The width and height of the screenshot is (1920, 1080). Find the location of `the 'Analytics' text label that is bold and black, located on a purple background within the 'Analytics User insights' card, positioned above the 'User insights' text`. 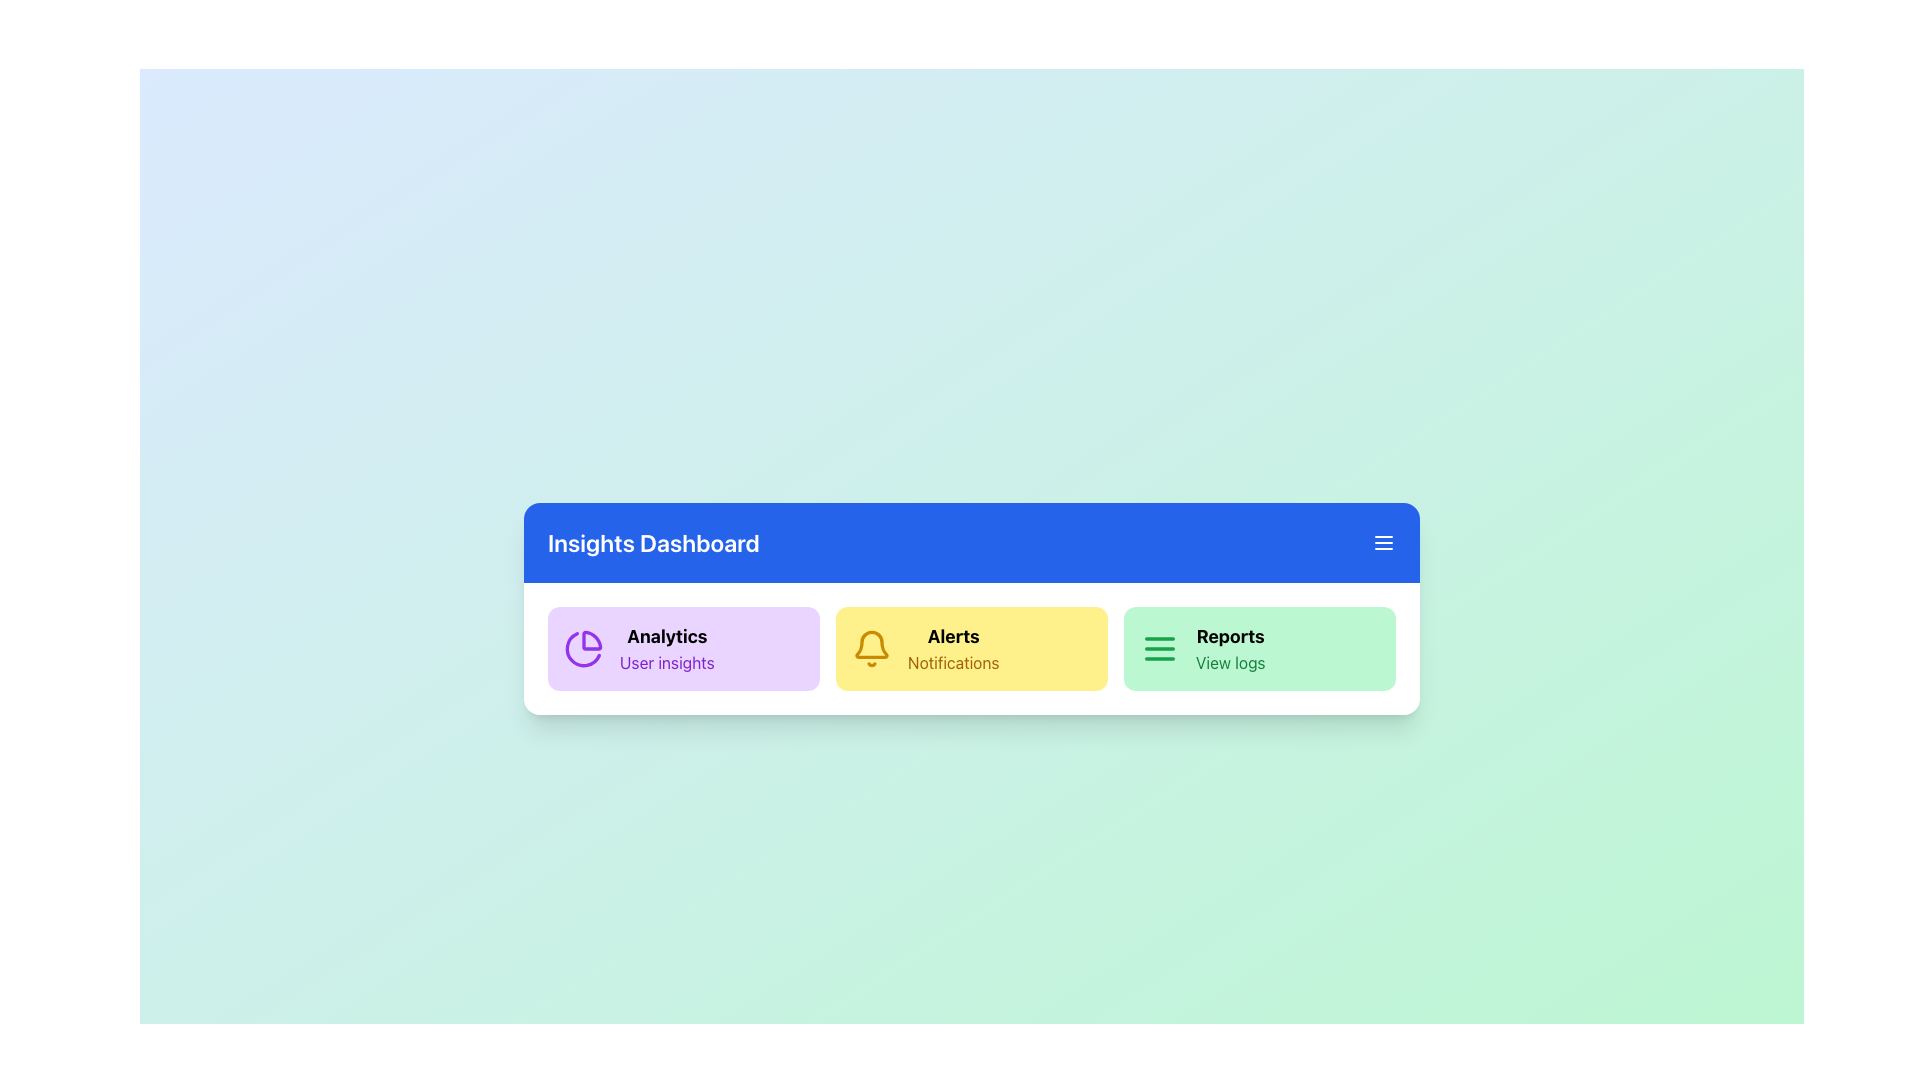

the 'Analytics' text label that is bold and black, located on a purple background within the 'Analytics User insights' card, positioned above the 'User insights' text is located at coordinates (667, 636).